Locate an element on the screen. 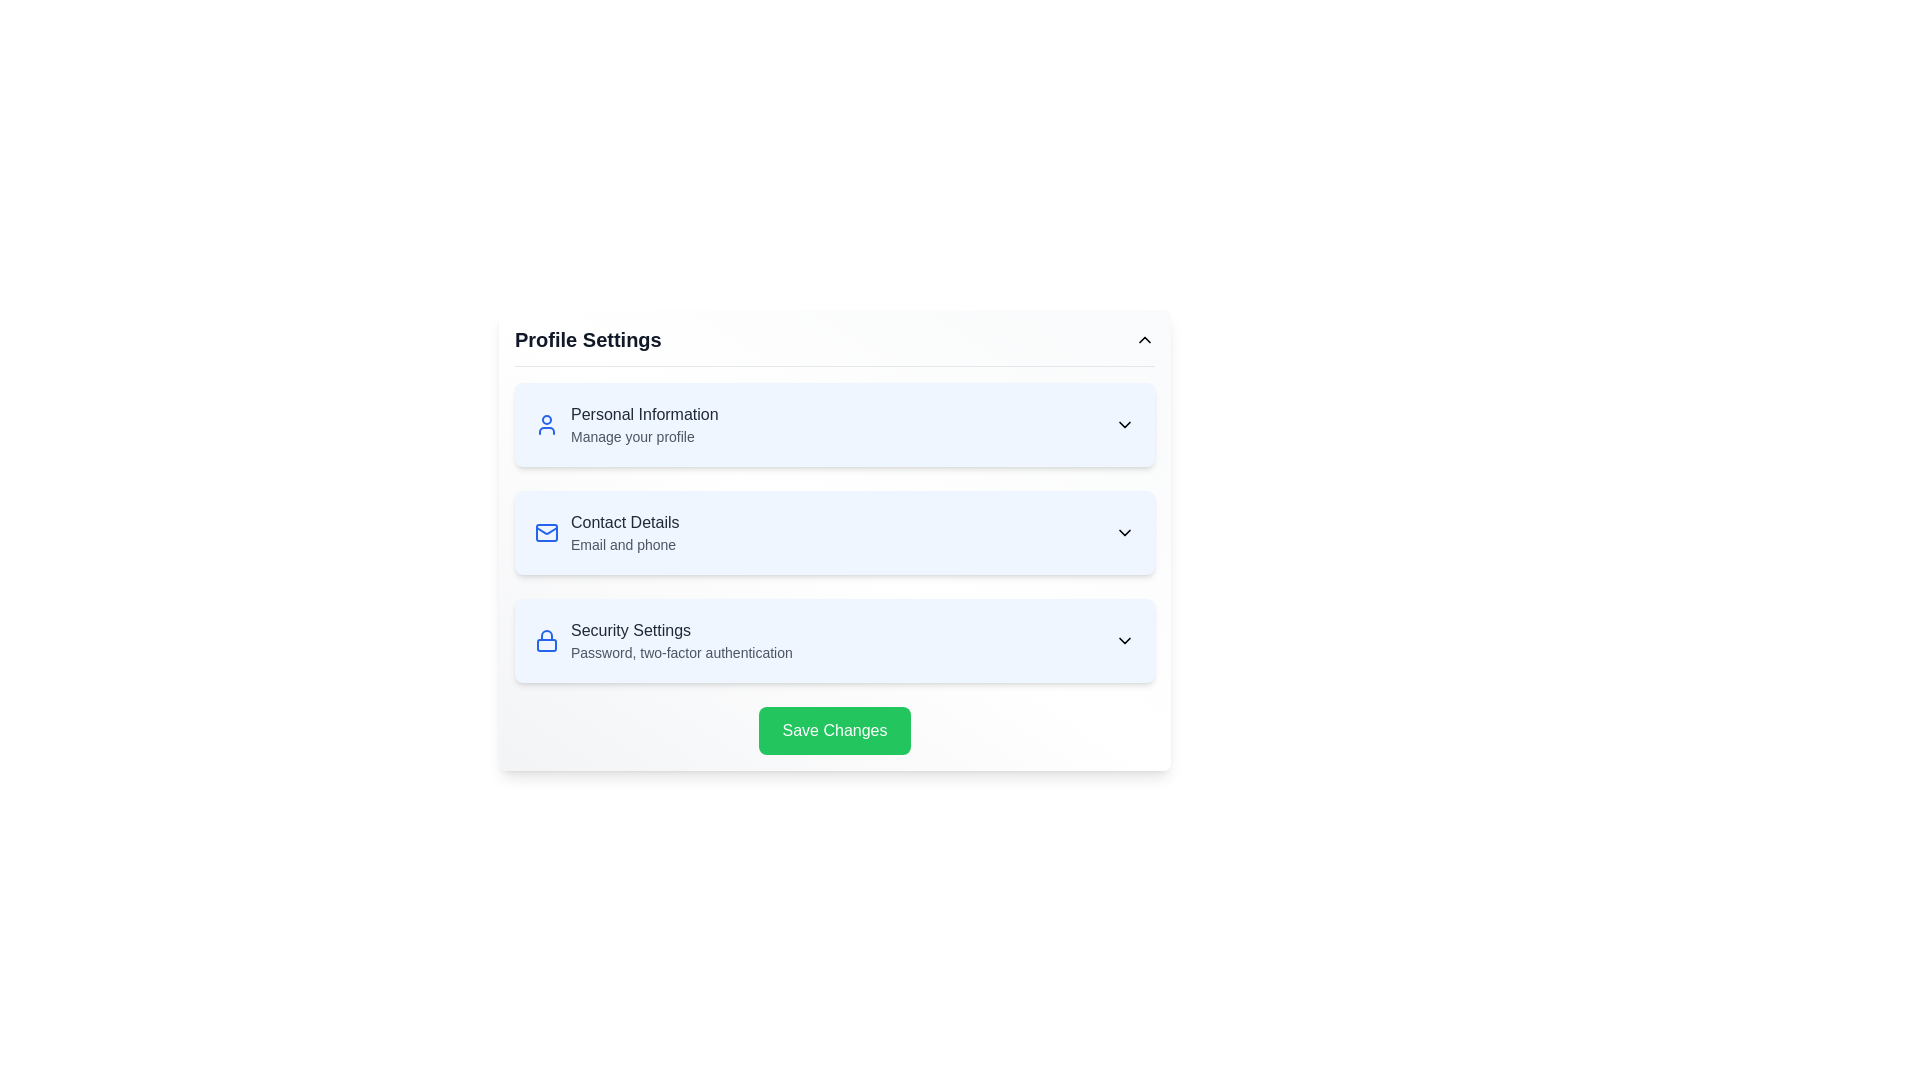 The height and width of the screenshot is (1080, 1920). the 'Contact Details' text with the blue envelope icon is located at coordinates (606, 531).